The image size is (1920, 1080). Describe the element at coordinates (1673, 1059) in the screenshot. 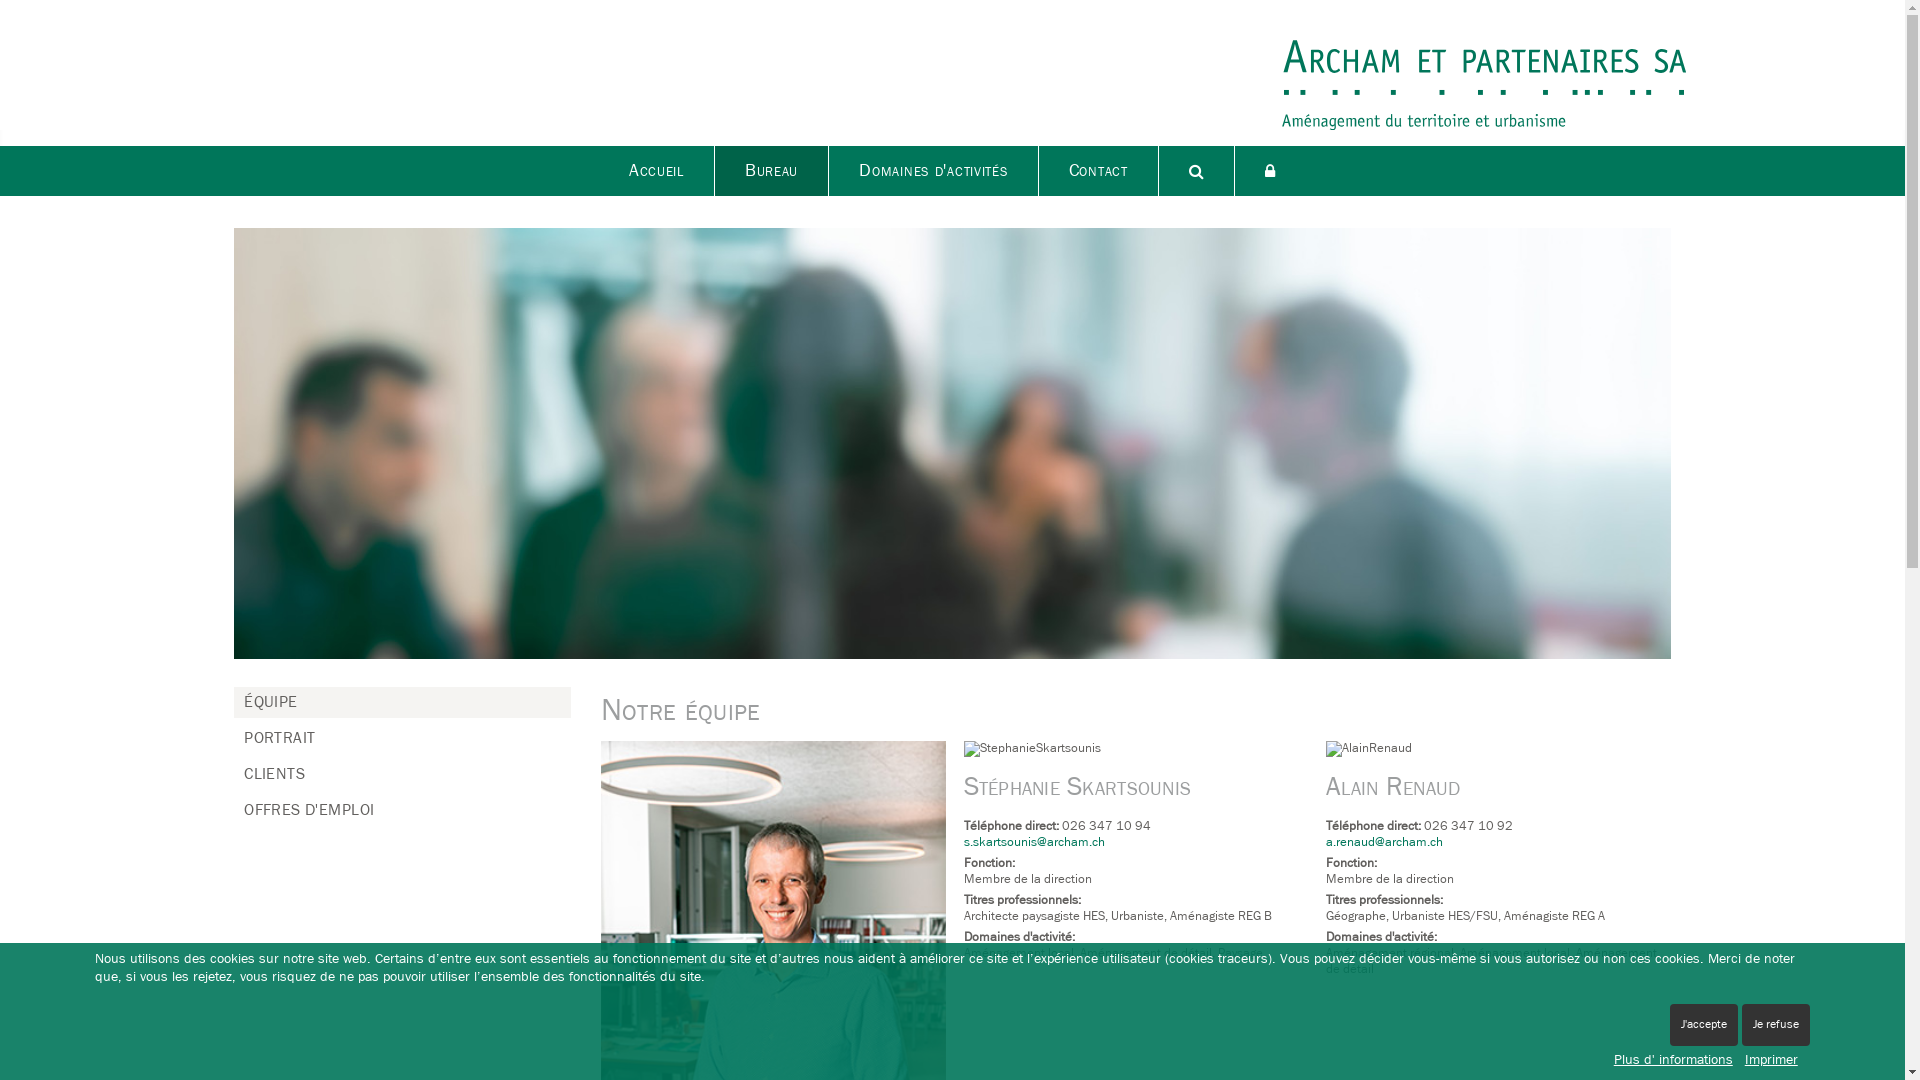

I see `'Plus d' informations'` at that location.